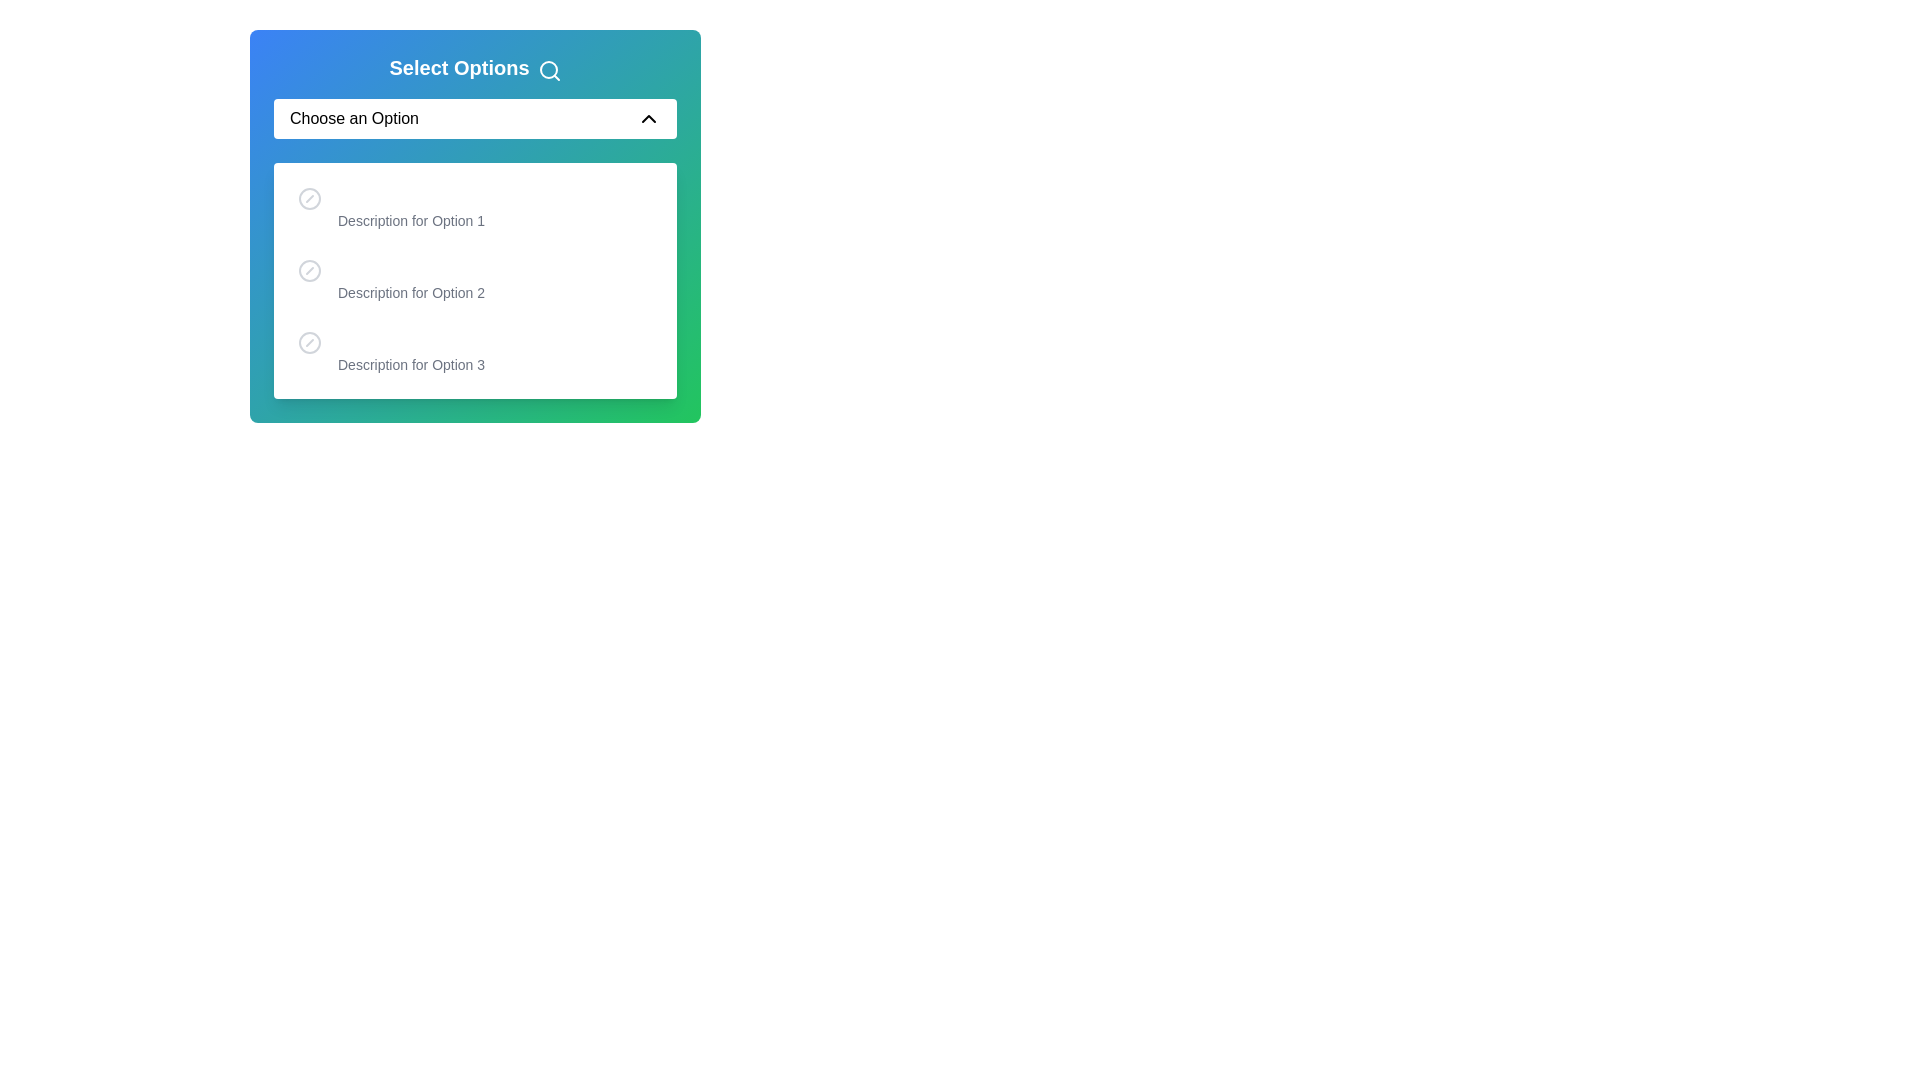 This screenshot has height=1080, width=1920. What do you see at coordinates (474, 118) in the screenshot?
I see `the dropdown menu labeled 'Choose an Option'` at bounding box center [474, 118].